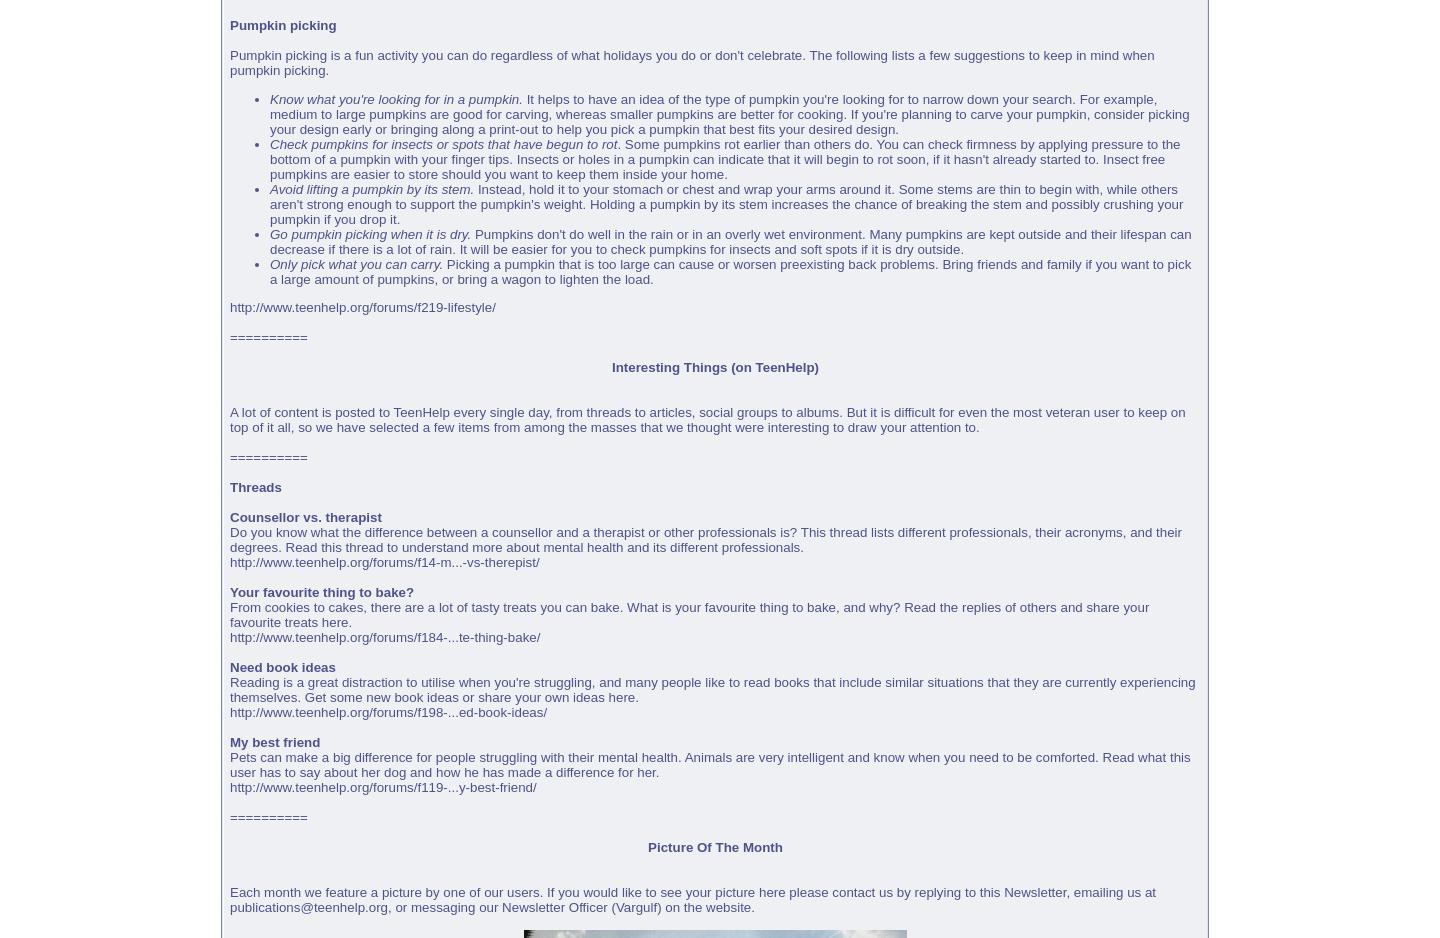  I want to click on 'Pumpkin picking is a fun activity you can do regardless of what holidays you do or don't celebrate. The following lists a few suggestions to keep in mind when pumpkin picking.', so click(229, 62).